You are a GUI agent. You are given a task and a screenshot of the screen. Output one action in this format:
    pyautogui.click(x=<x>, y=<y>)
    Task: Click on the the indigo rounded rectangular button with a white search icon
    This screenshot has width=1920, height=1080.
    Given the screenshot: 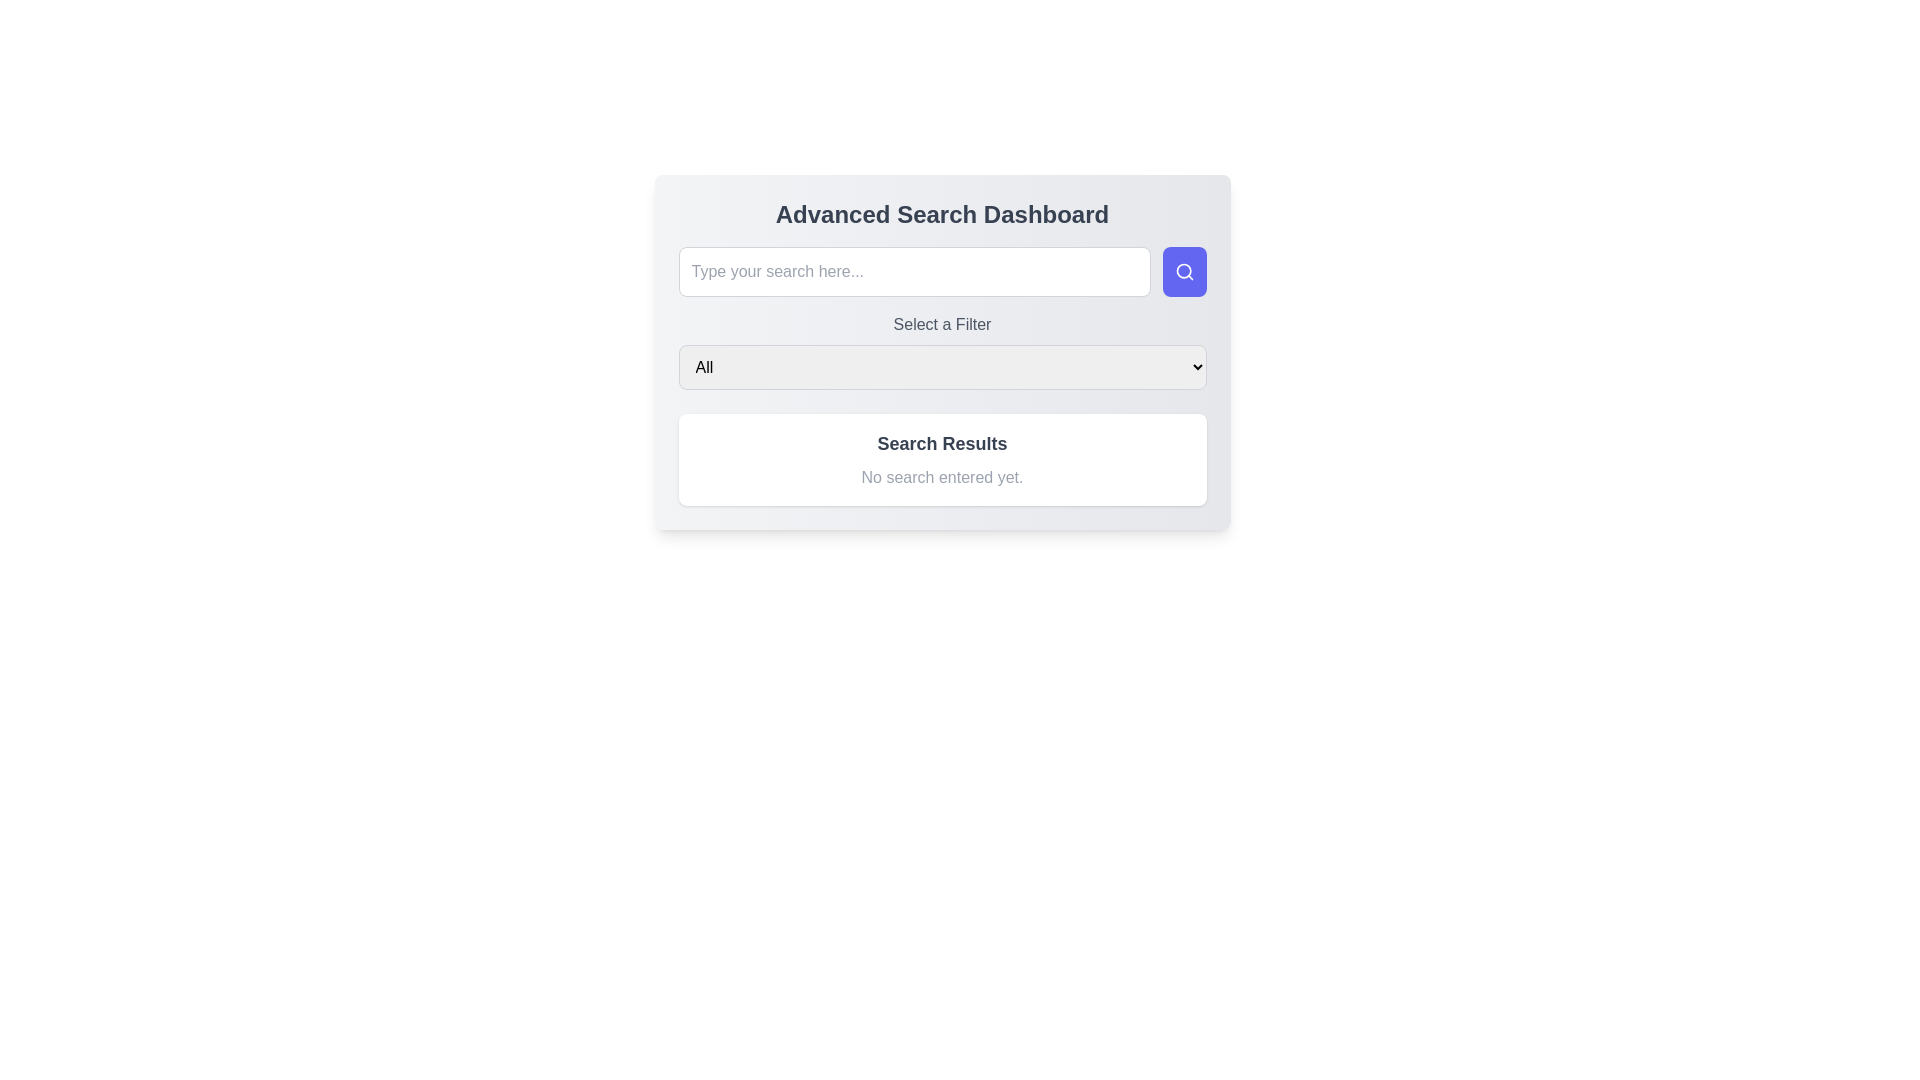 What is the action you would take?
    pyautogui.click(x=1184, y=272)
    